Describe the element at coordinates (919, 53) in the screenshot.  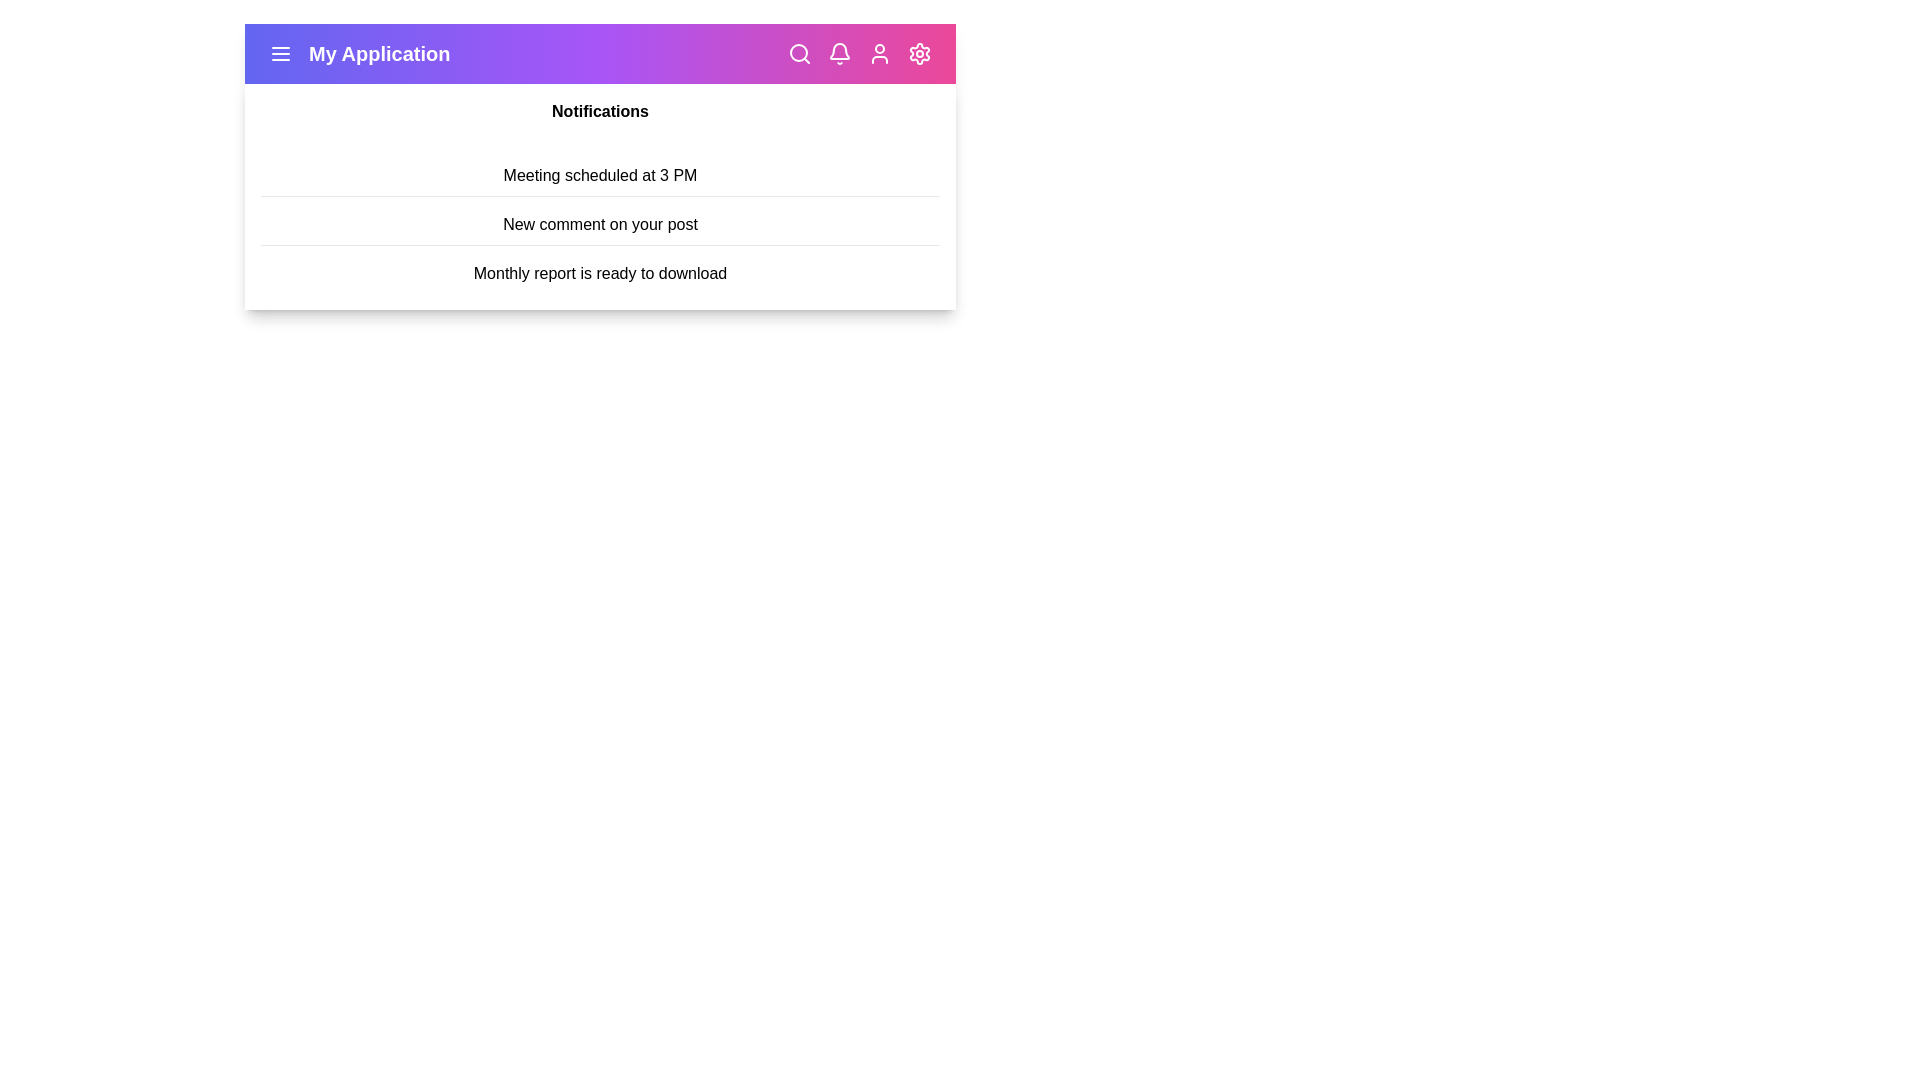
I see `the settings icon to access the settings` at that location.